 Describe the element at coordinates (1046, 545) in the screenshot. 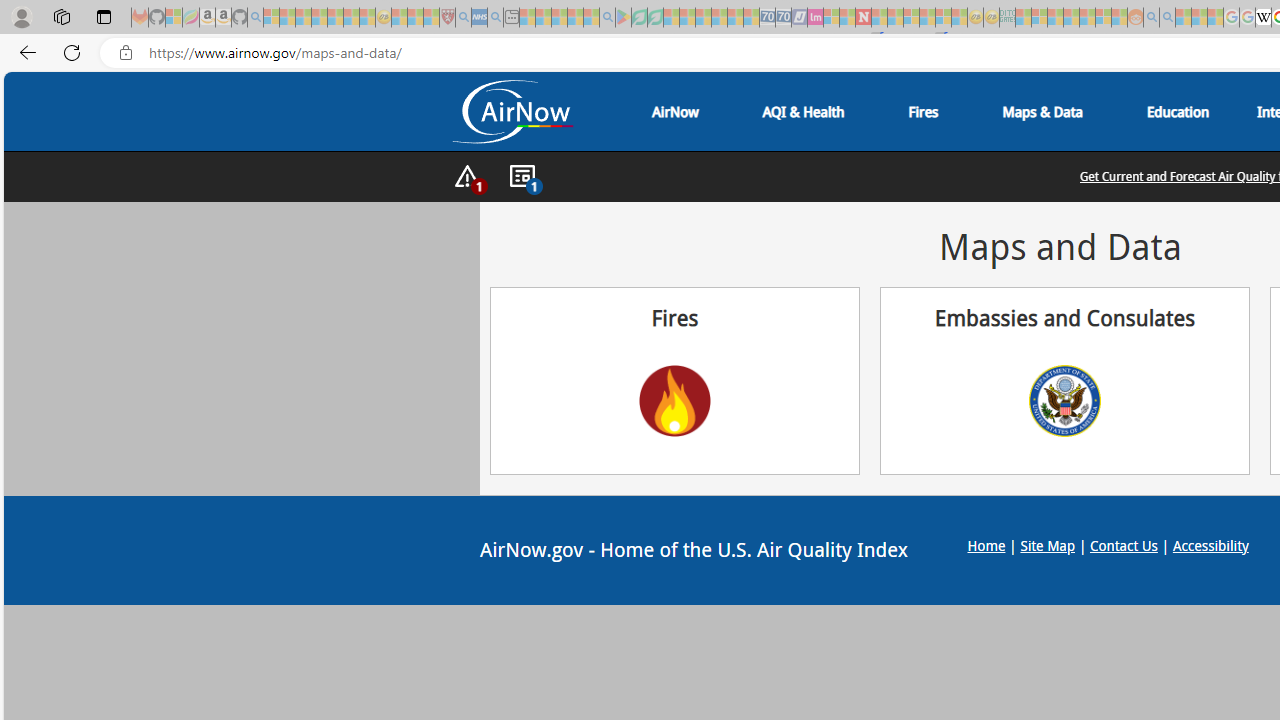

I see `'Site Map'` at that location.